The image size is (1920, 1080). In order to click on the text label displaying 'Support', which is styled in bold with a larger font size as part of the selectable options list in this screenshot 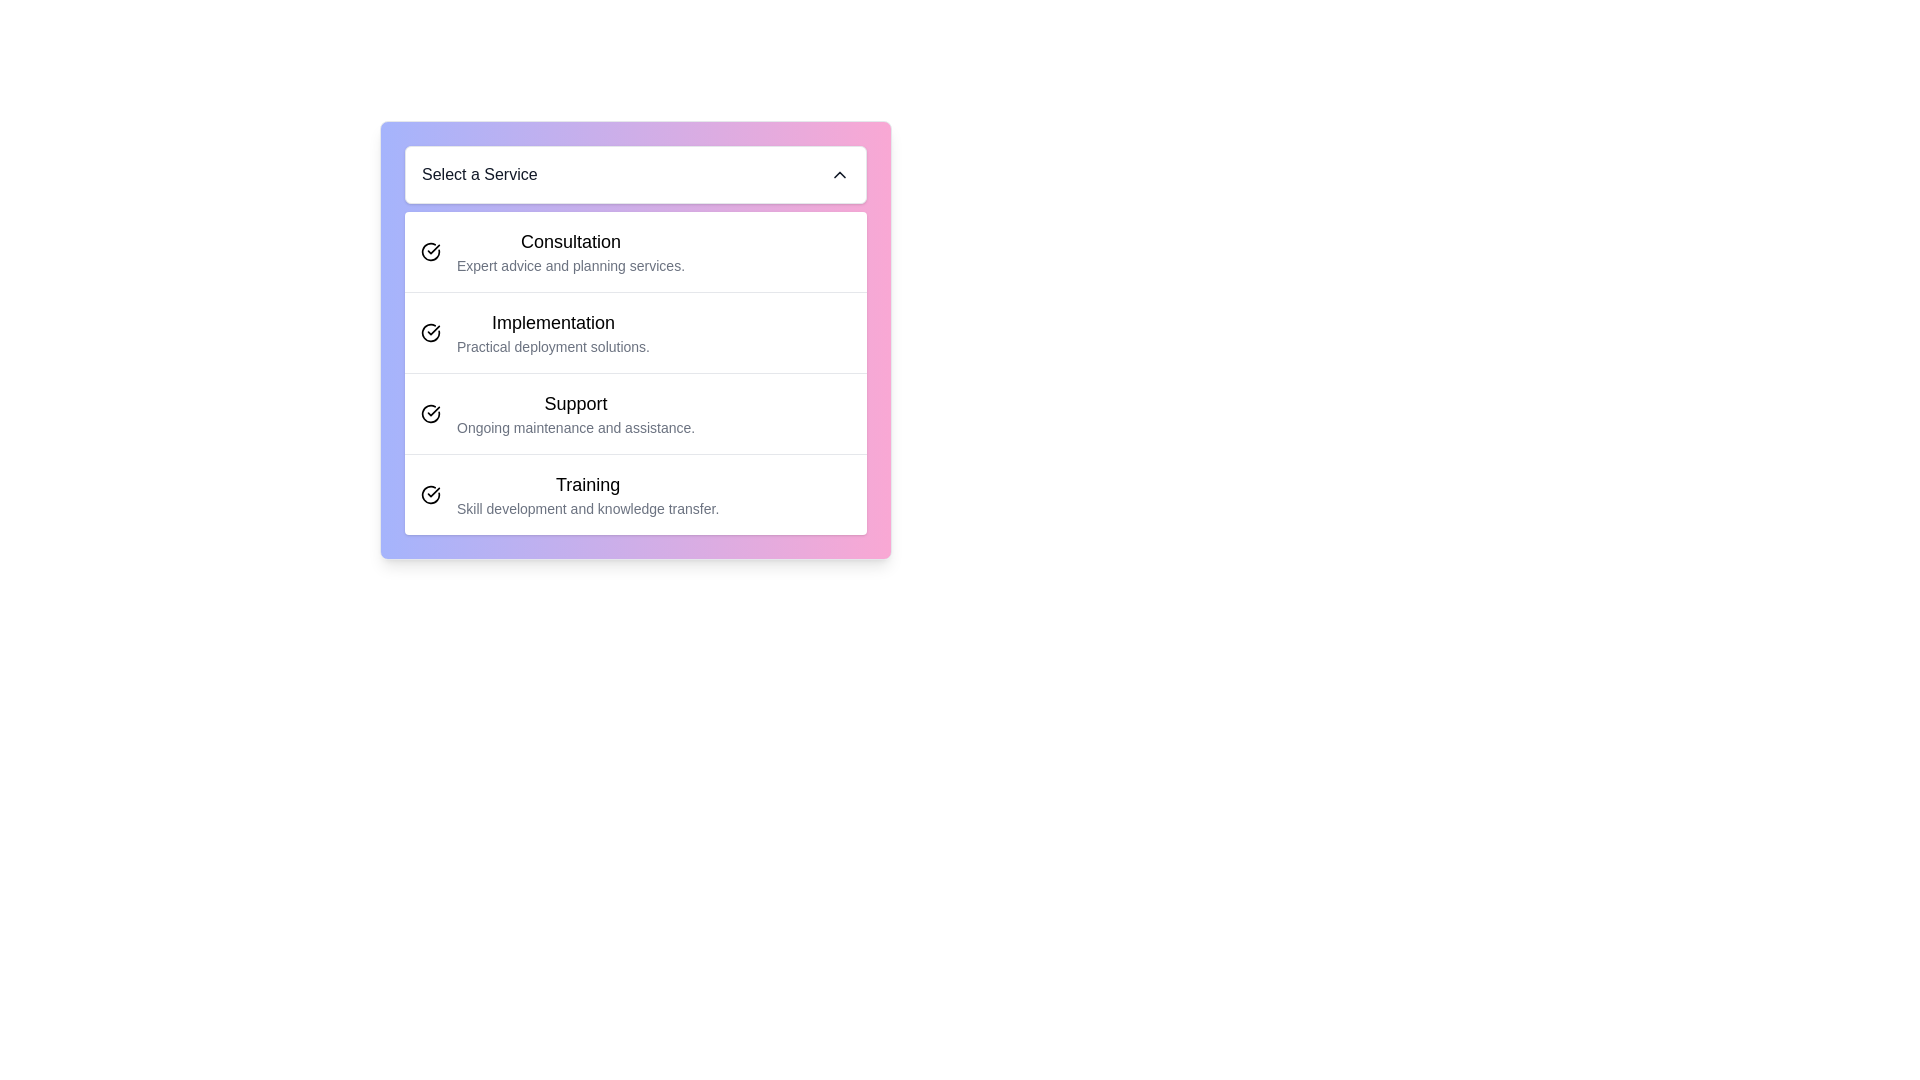, I will do `click(575, 404)`.